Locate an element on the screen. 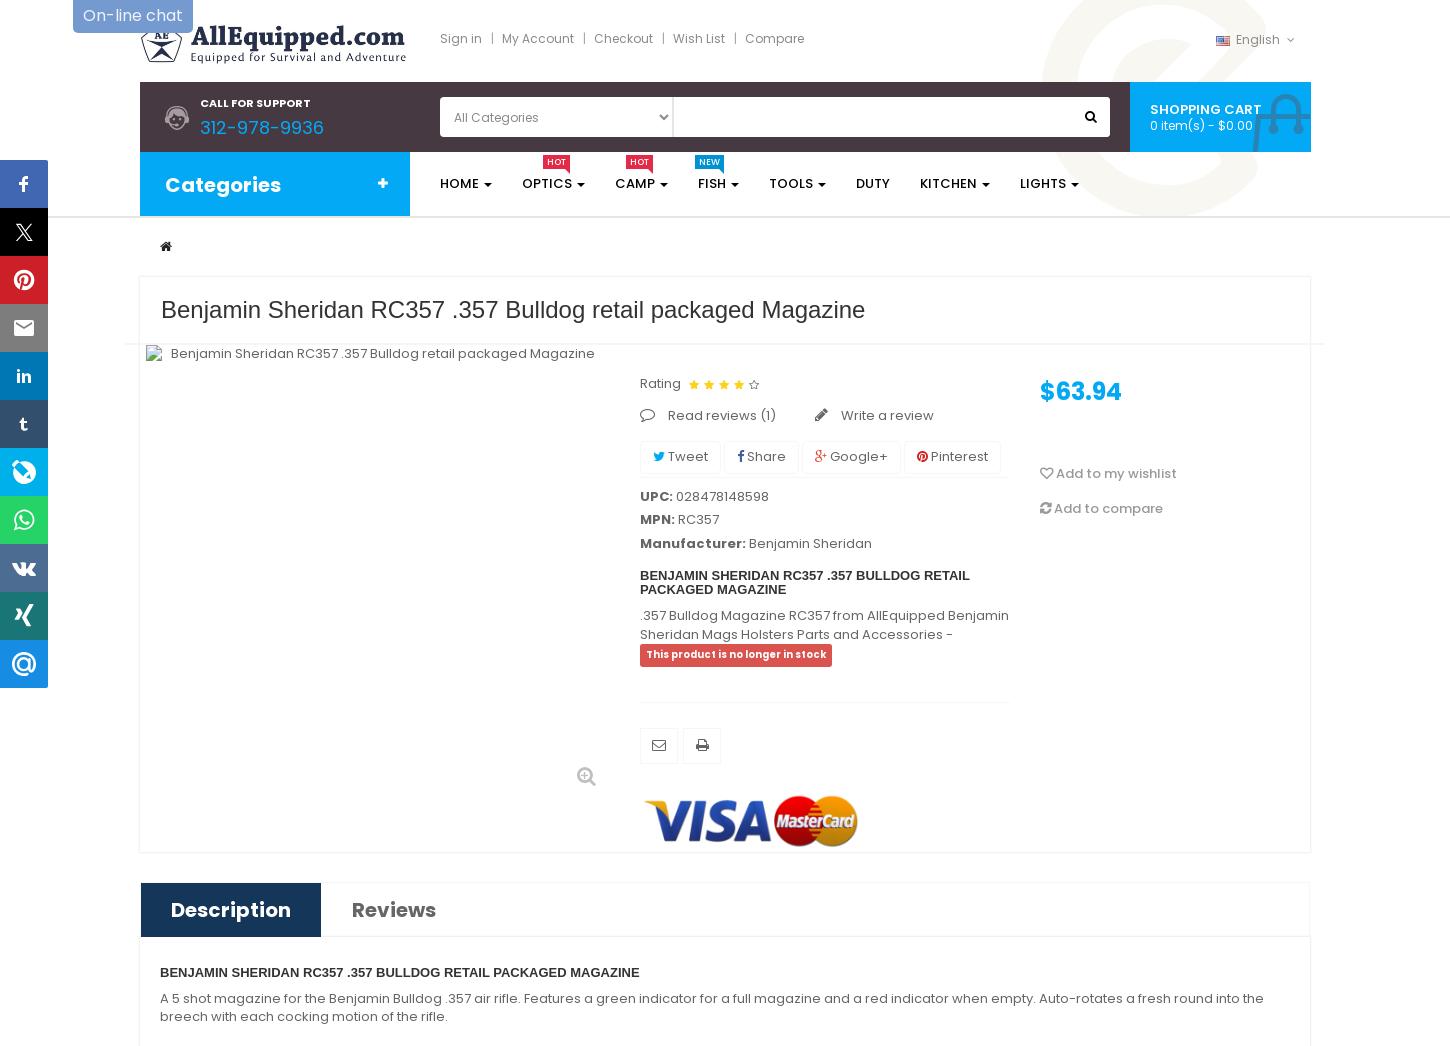  'Fishing Equipment' is located at coordinates (272, 292).